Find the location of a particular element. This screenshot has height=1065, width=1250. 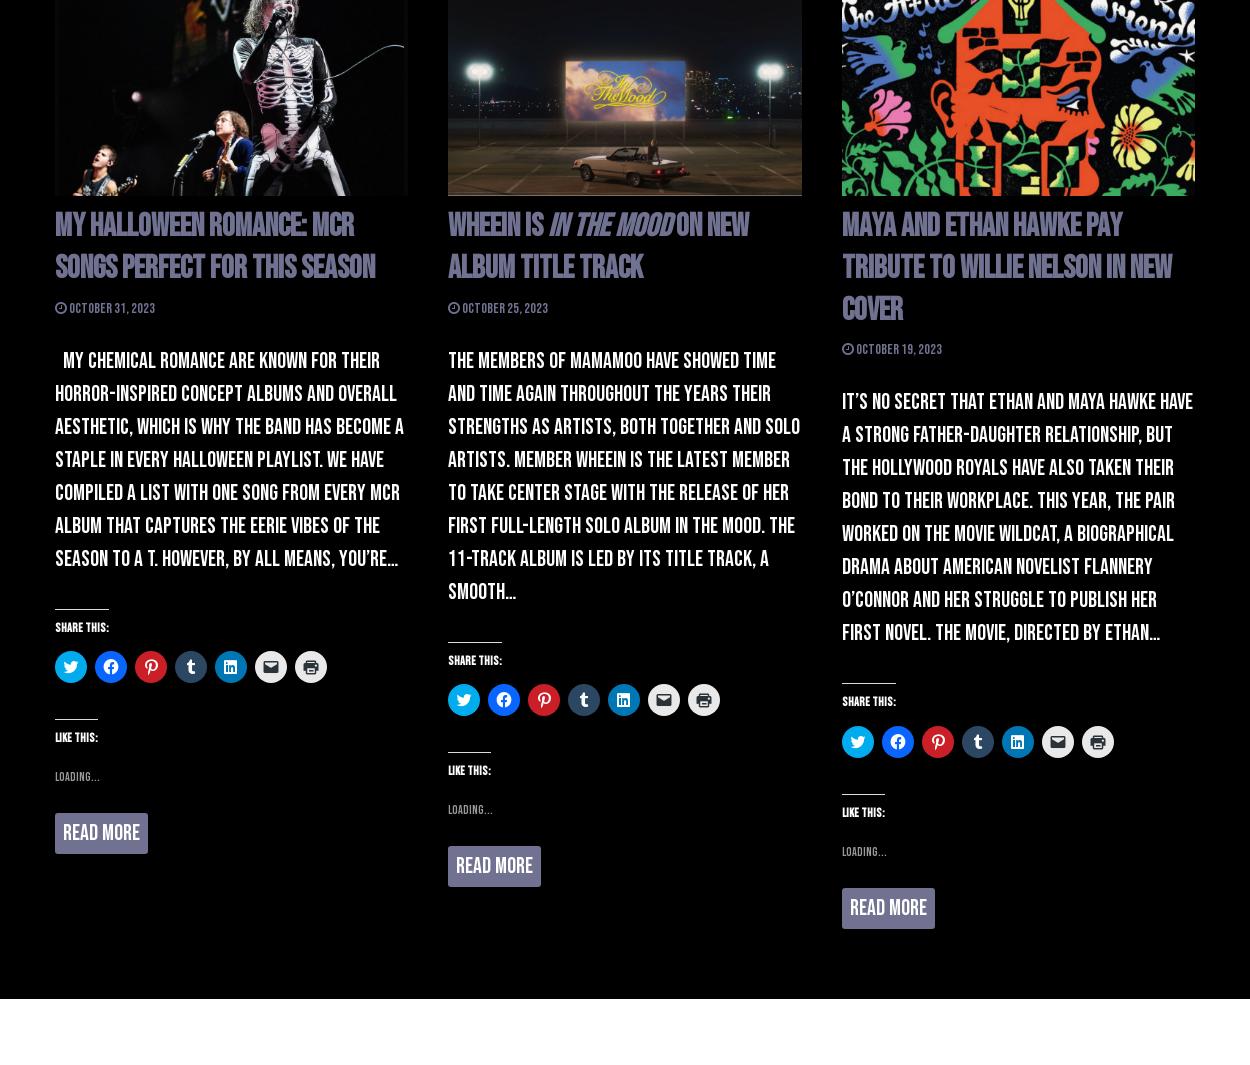

'My Chemical Romance are known for their horror-inspired concept albums and overall aesthetic, which is why the band has become a staple in every Halloween playlist. We have compiled a list with one song from every MCR album that captures the eerie vibes of the season to a T. However, by all means, you’re…' is located at coordinates (228, 458).